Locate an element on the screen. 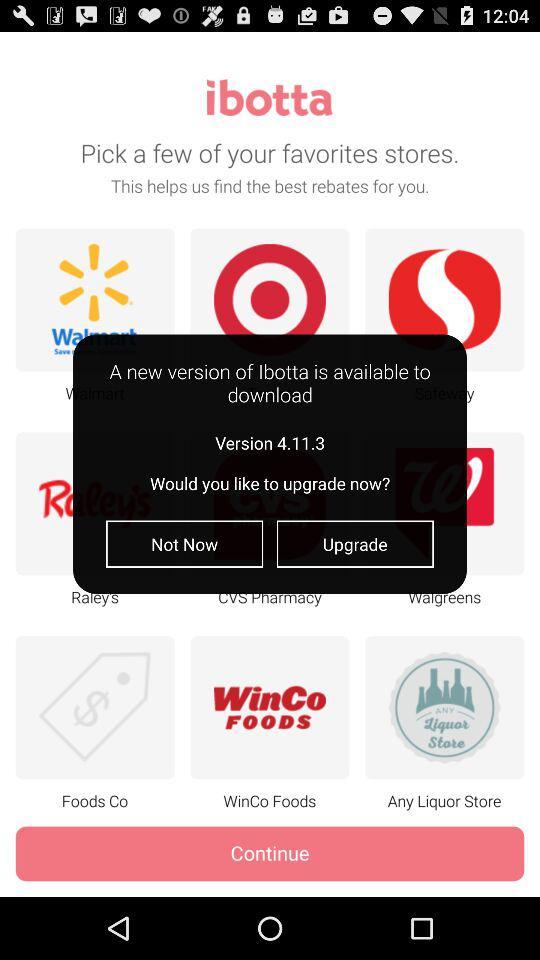  the icon below version 4 11 is located at coordinates (184, 544).